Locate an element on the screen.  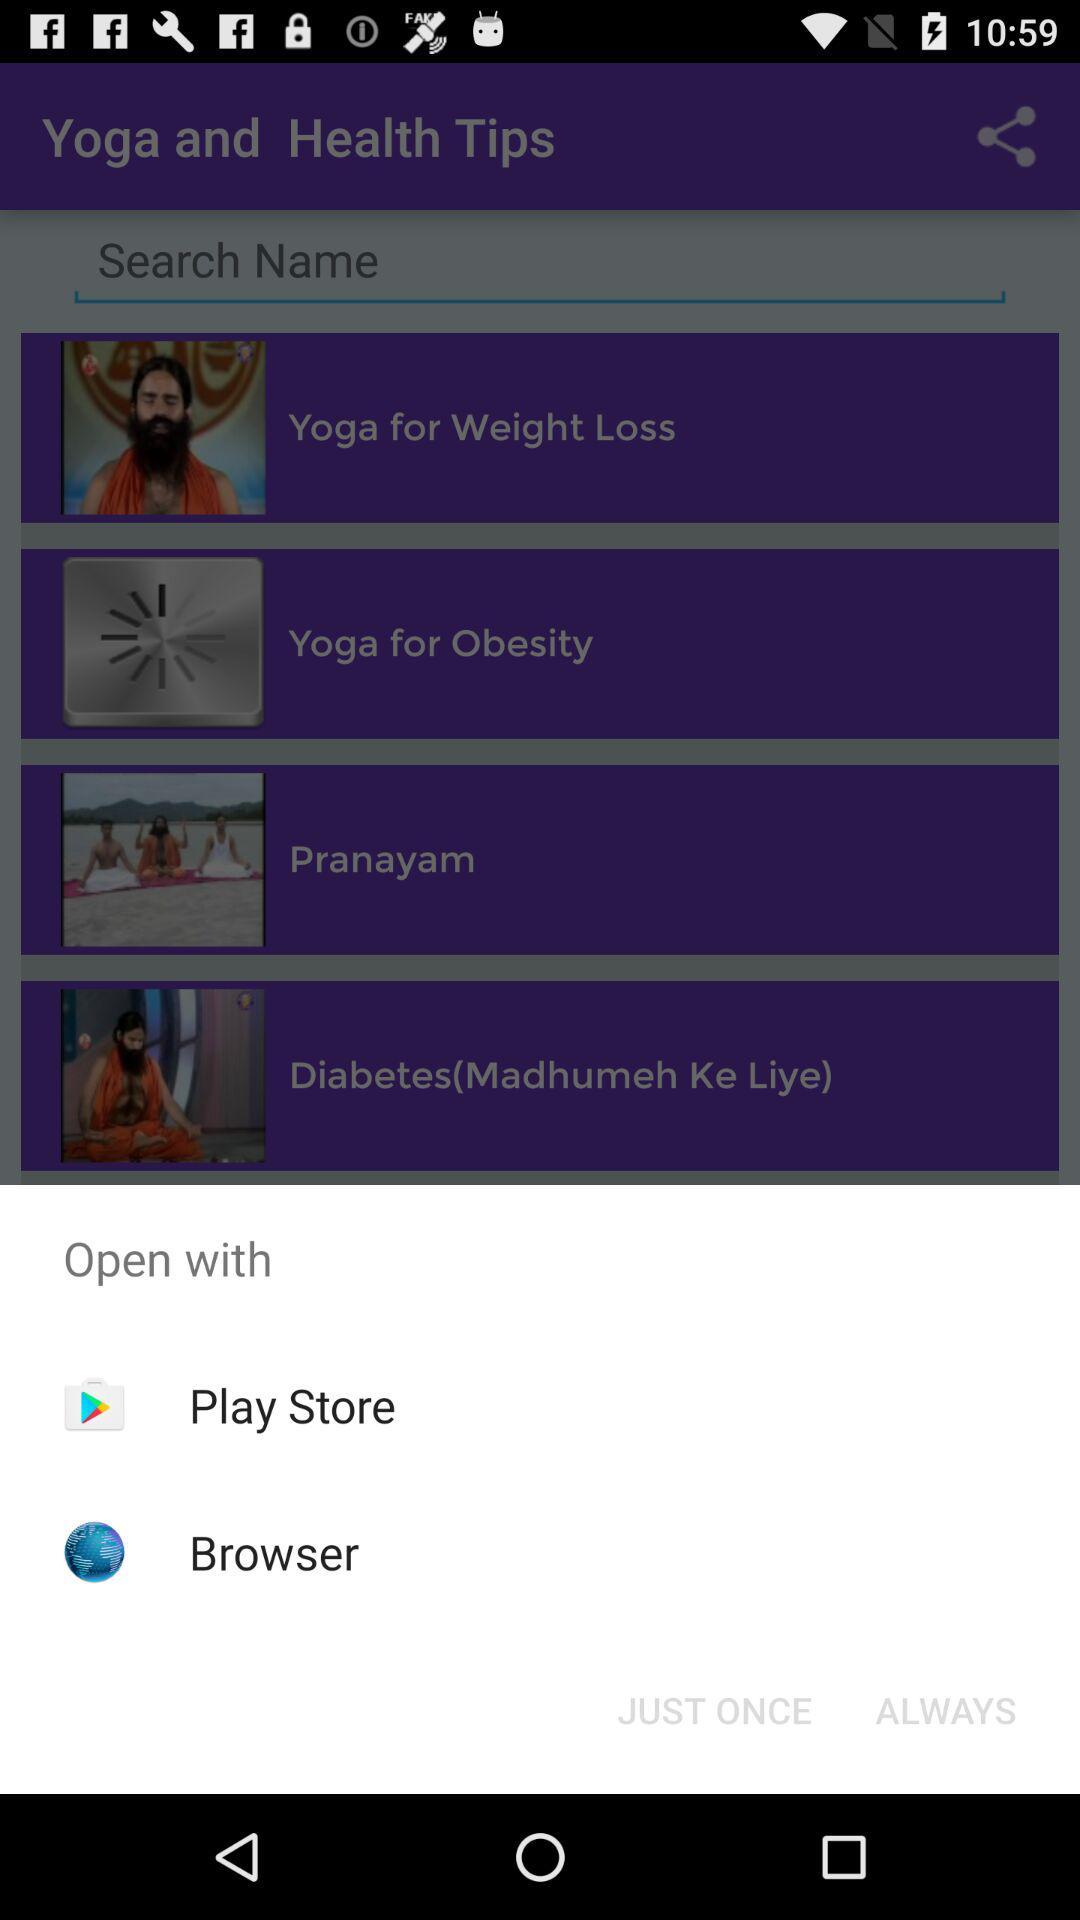
item above browser item is located at coordinates (292, 1404).